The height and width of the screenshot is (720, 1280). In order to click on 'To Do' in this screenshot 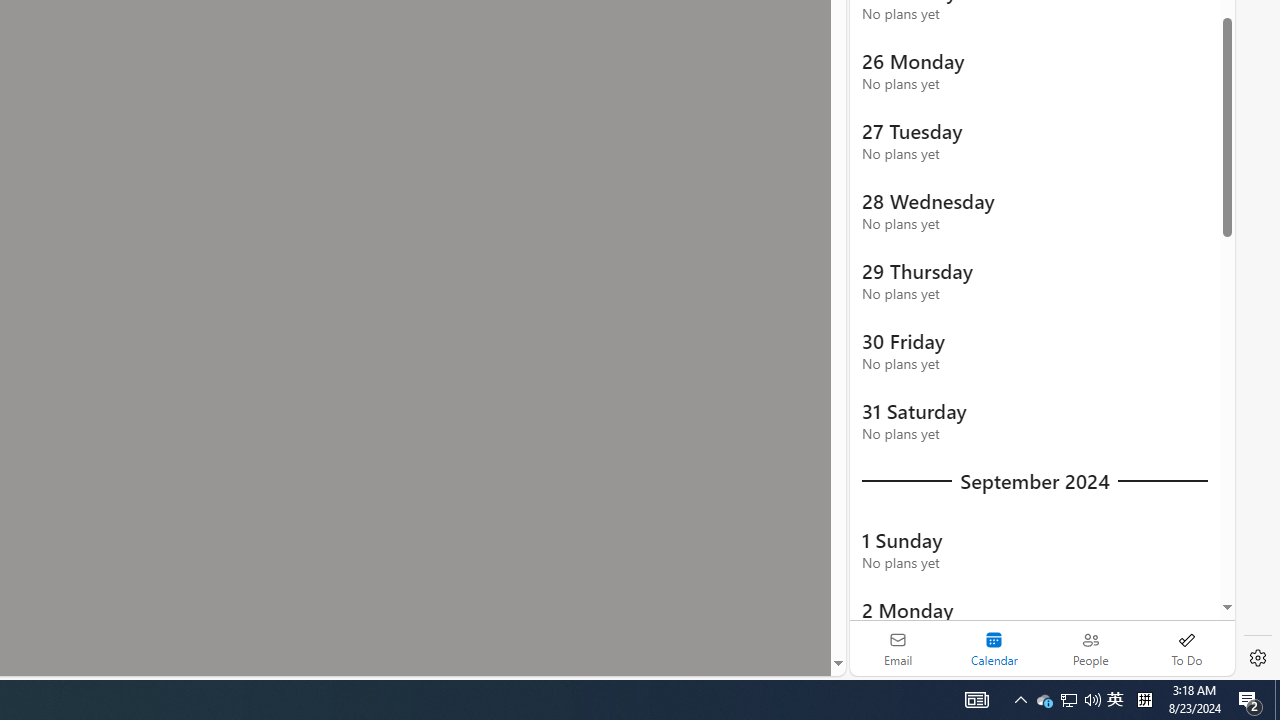, I will do `click(1186, 648)`.